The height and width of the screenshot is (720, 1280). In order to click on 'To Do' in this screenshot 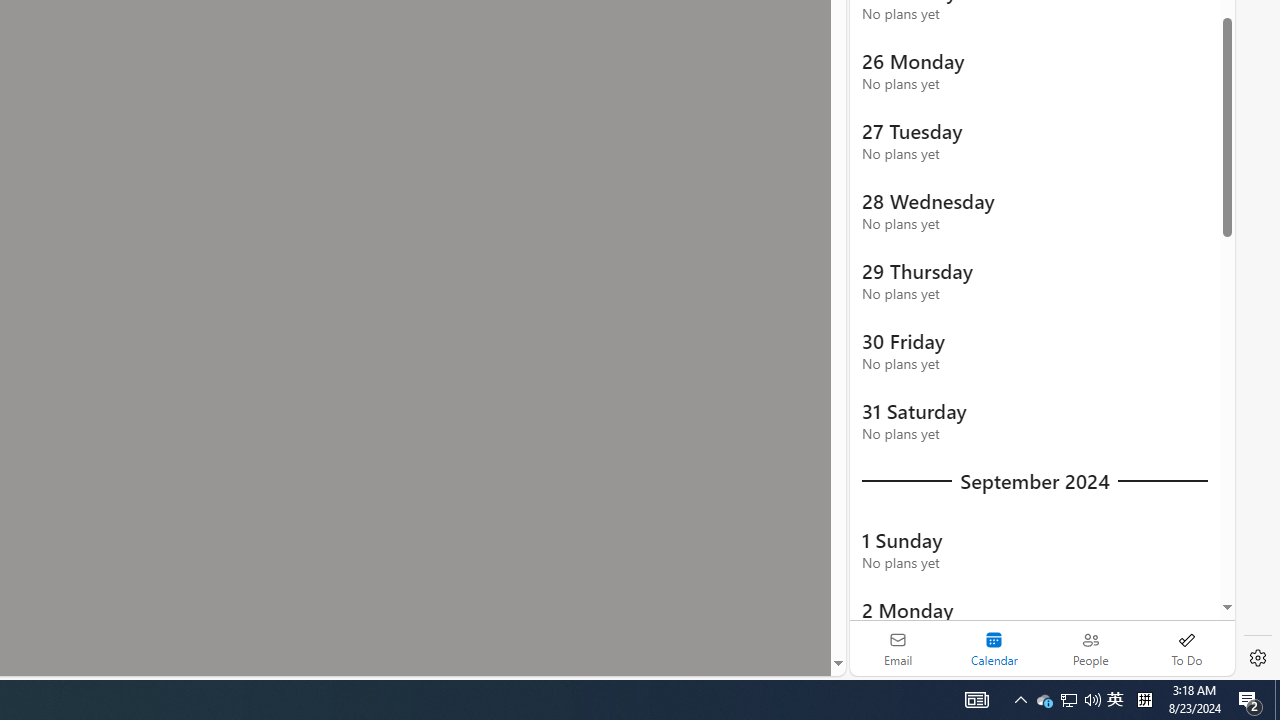, I will do `click(1186, 648)`.